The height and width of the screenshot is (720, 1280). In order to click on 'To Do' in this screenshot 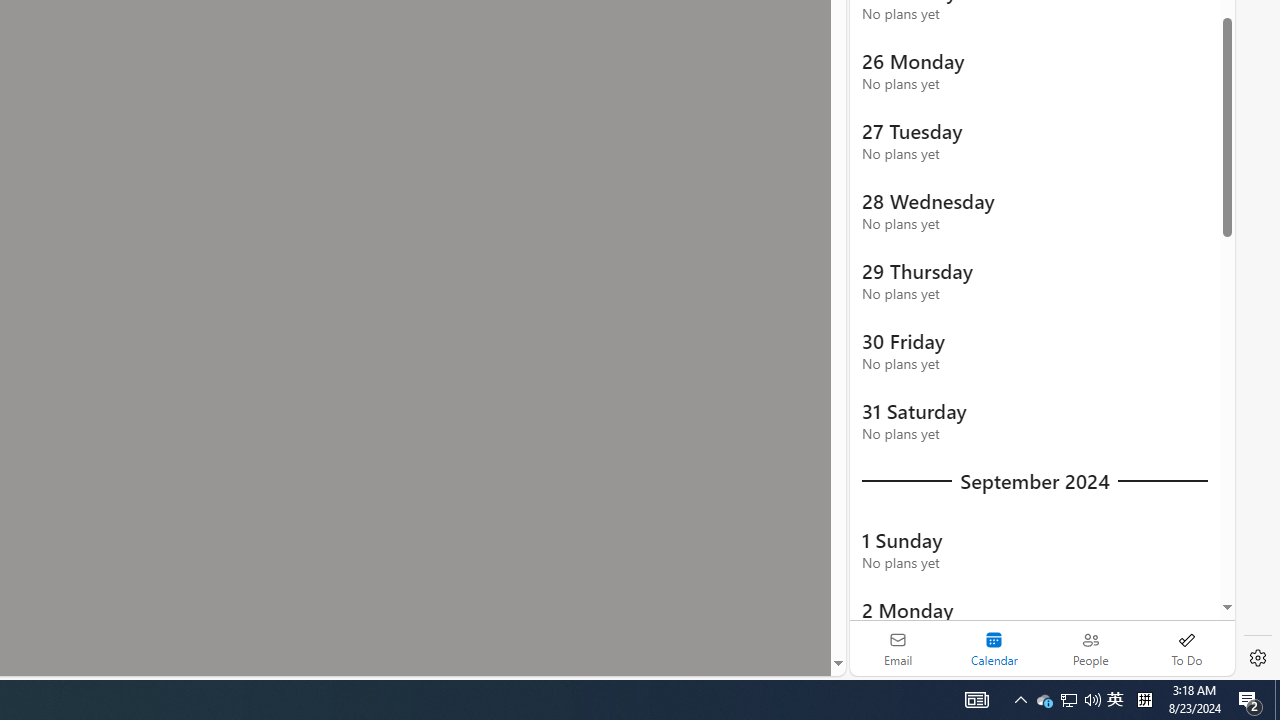, I will do `click(1186, 648)`.